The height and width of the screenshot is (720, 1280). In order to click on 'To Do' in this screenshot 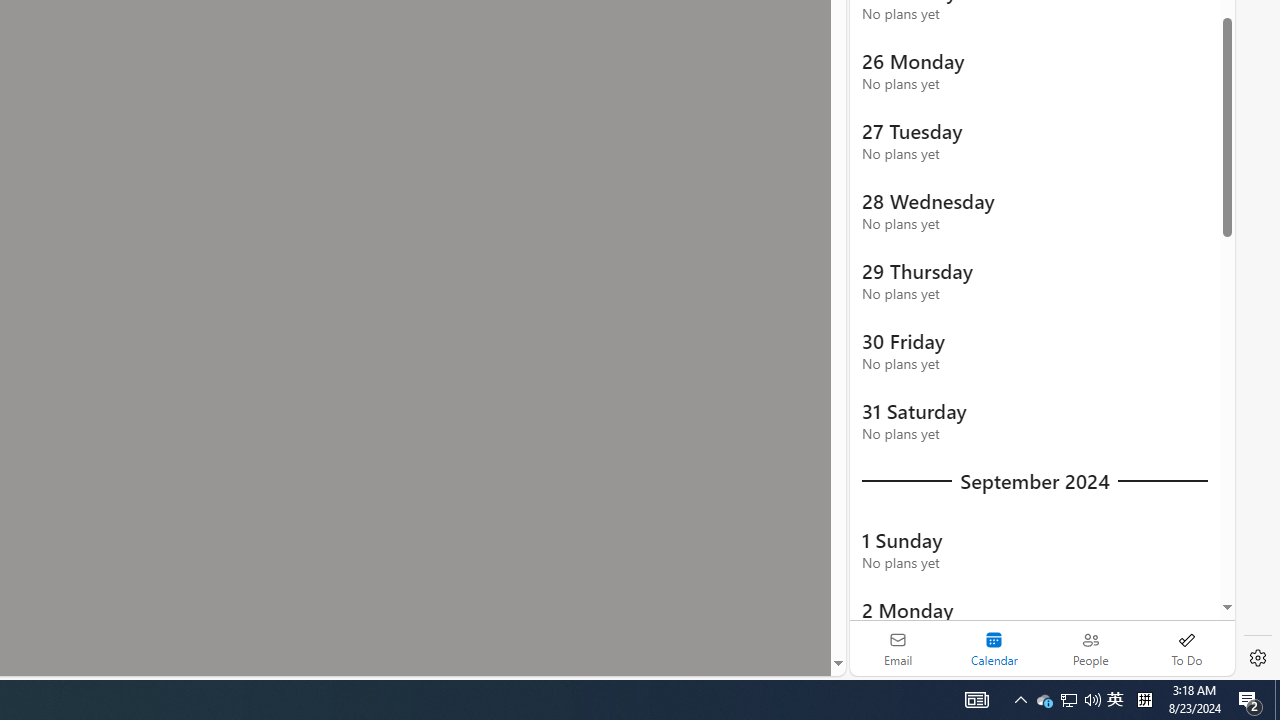, I will do `click(1186, 648)`.